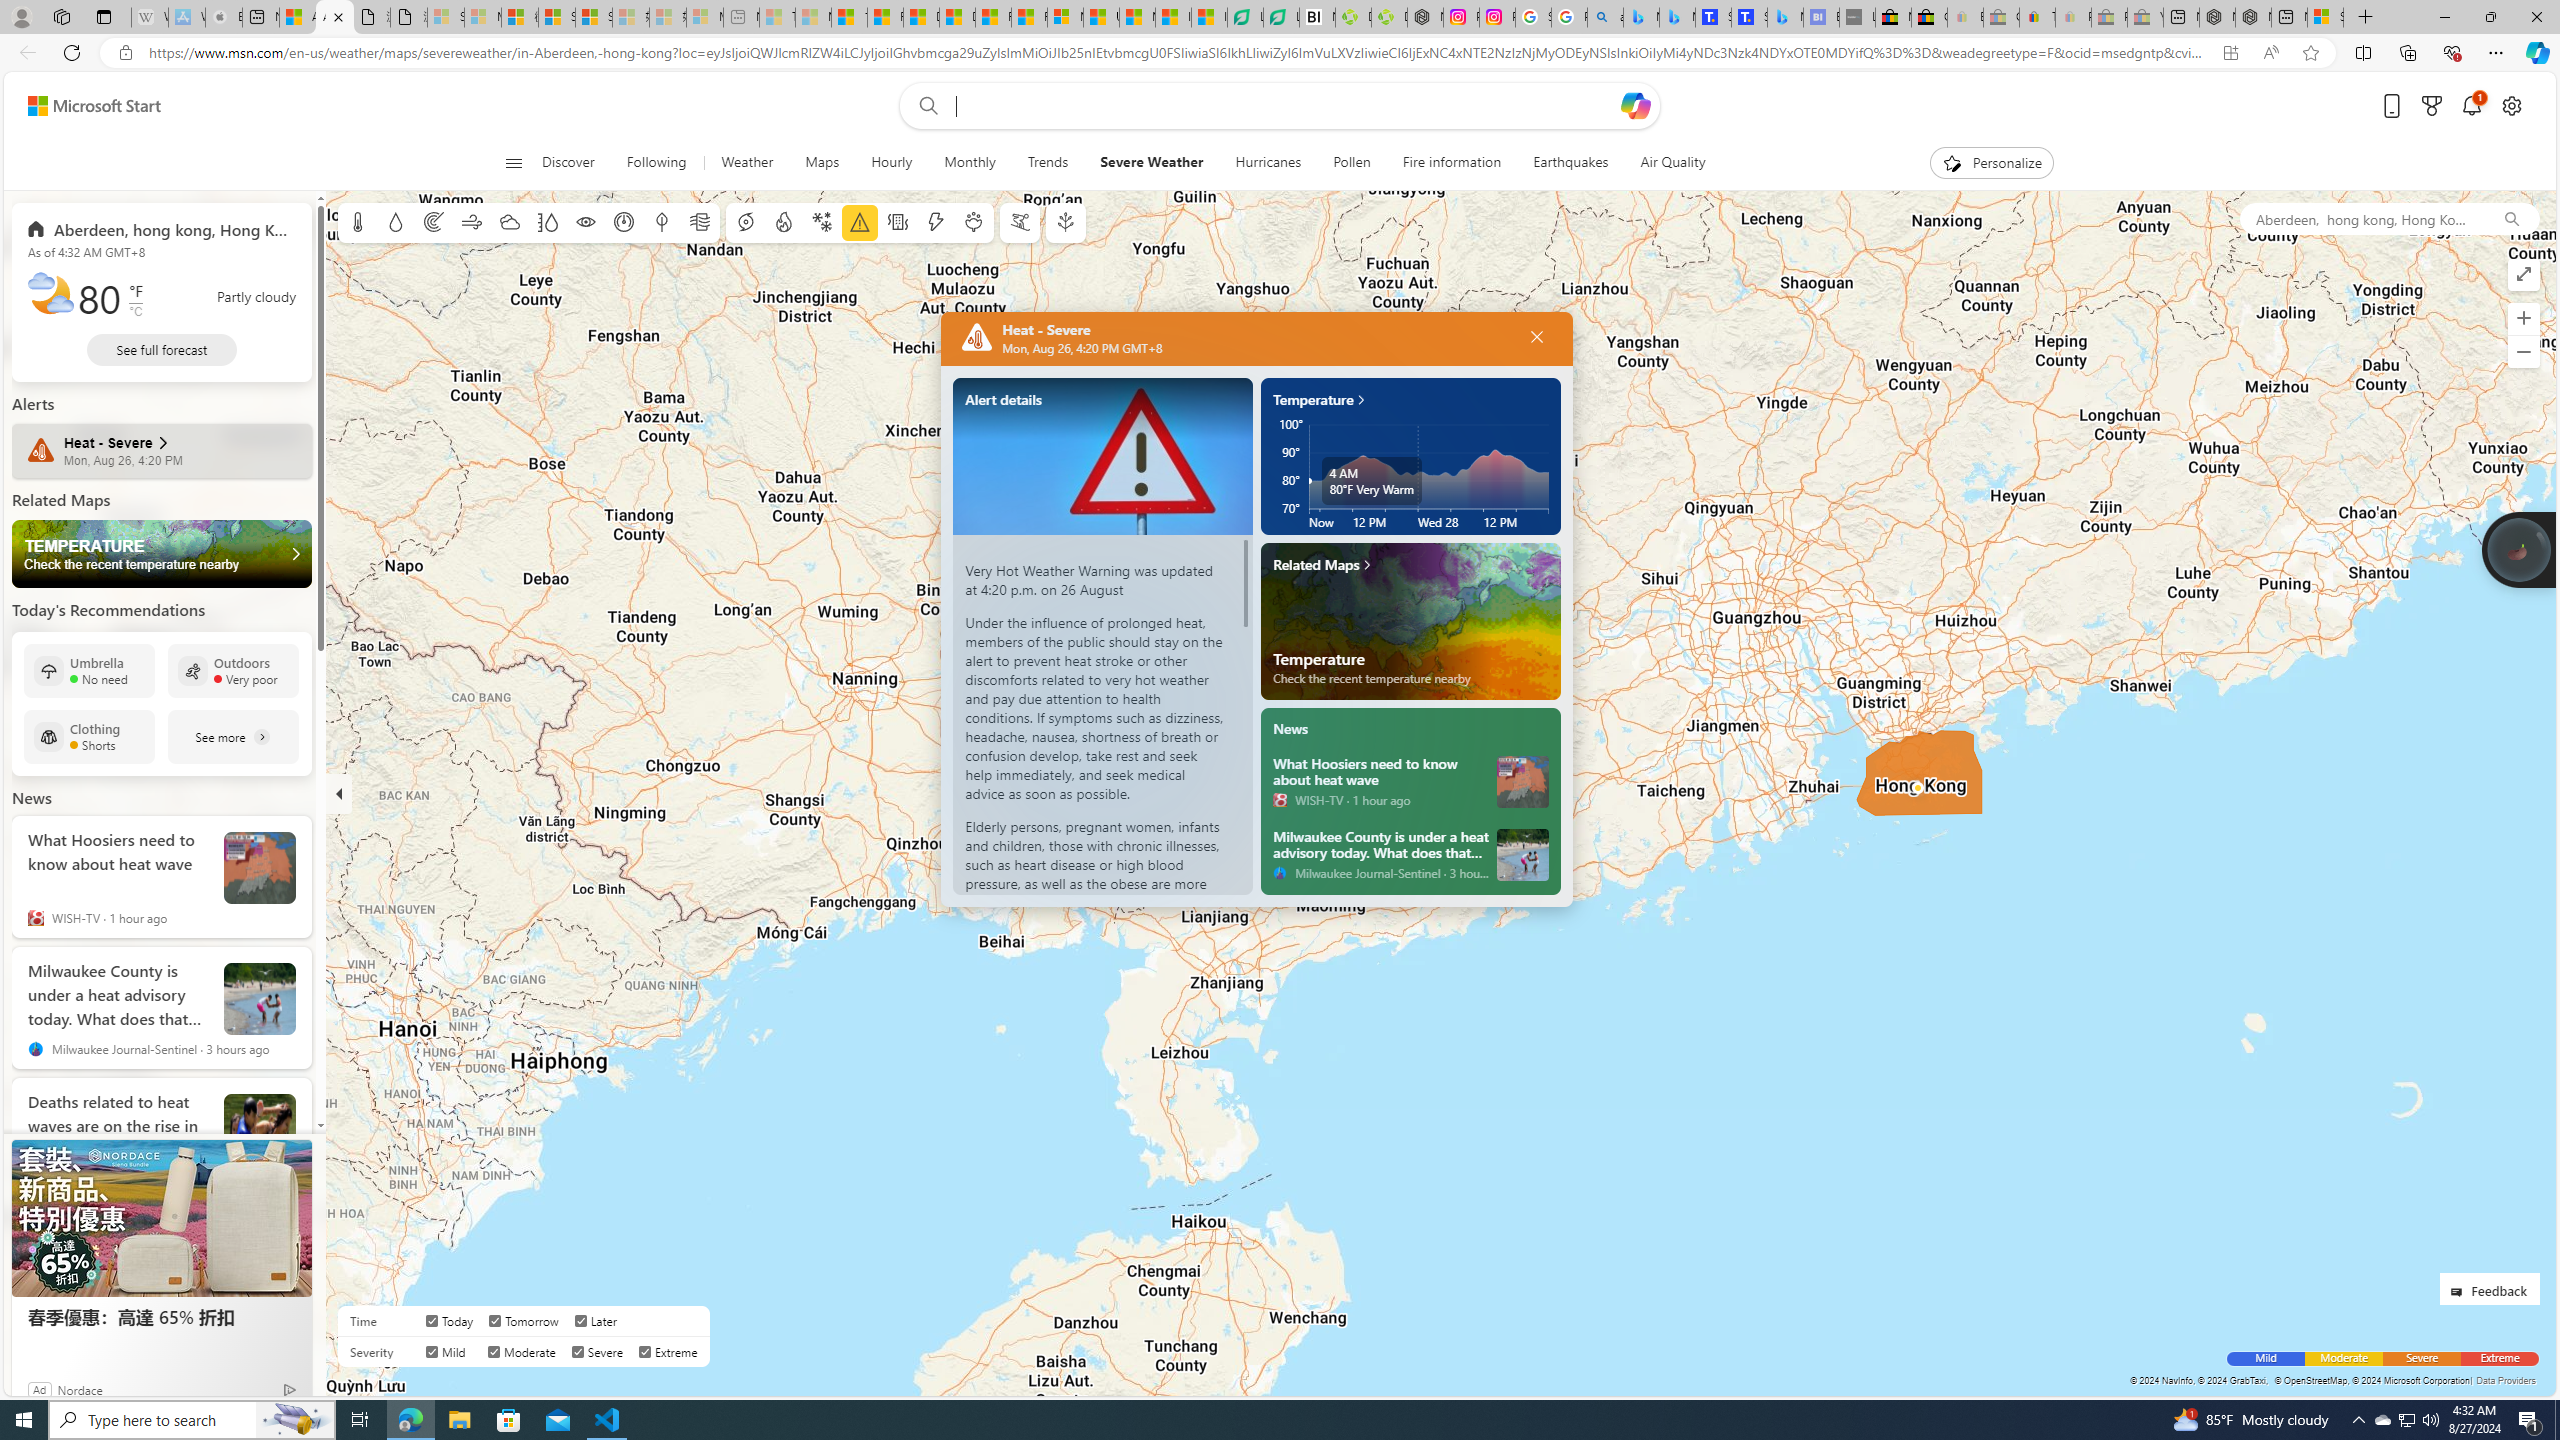  What do you see at coordinates (1642, 16) in the screenshot?
I see `'Microsoft Bing Travel - Flights from Hong Kong to Bangkok'` at bounding box center [1642, 16].